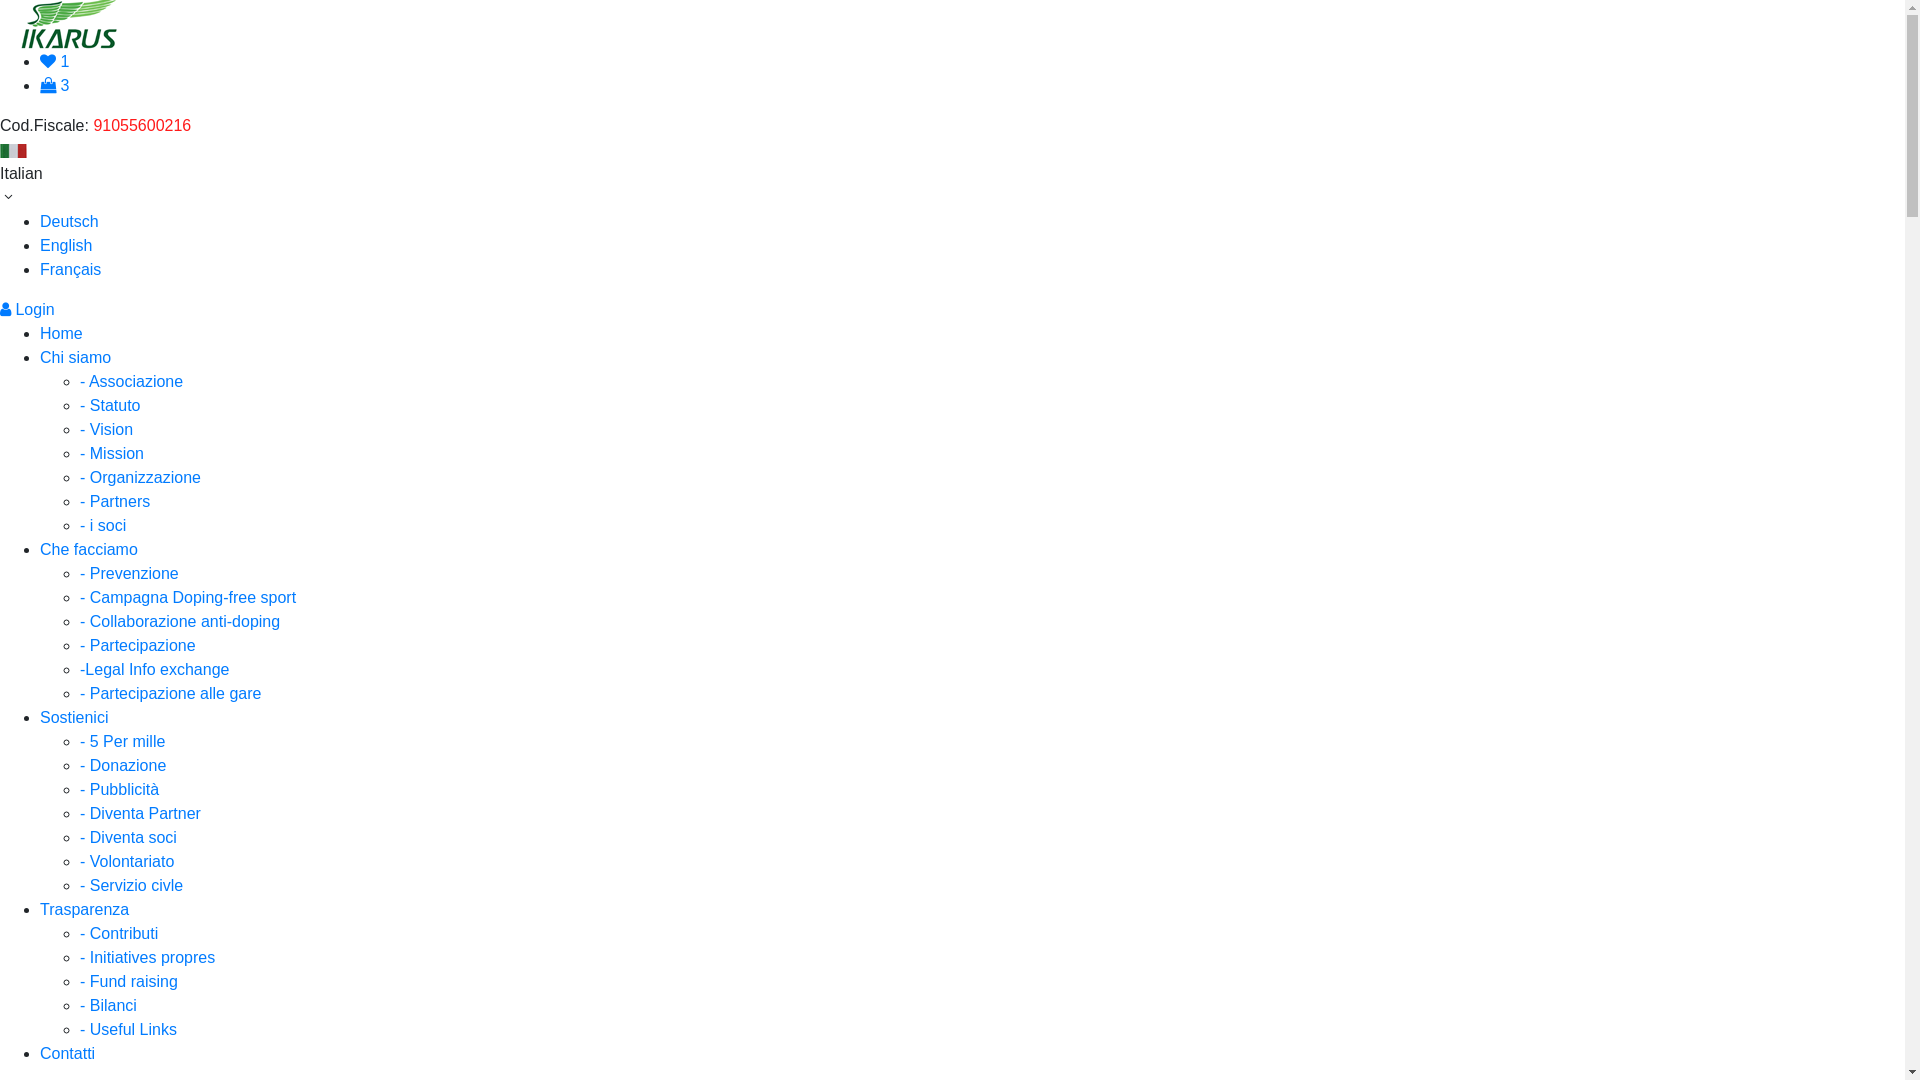 The image size is (1920, 1080). What do you see at coordinates (139, 477) in the screenshot?
I see `'- Organizzazione'` at bounding box center [139, 477].